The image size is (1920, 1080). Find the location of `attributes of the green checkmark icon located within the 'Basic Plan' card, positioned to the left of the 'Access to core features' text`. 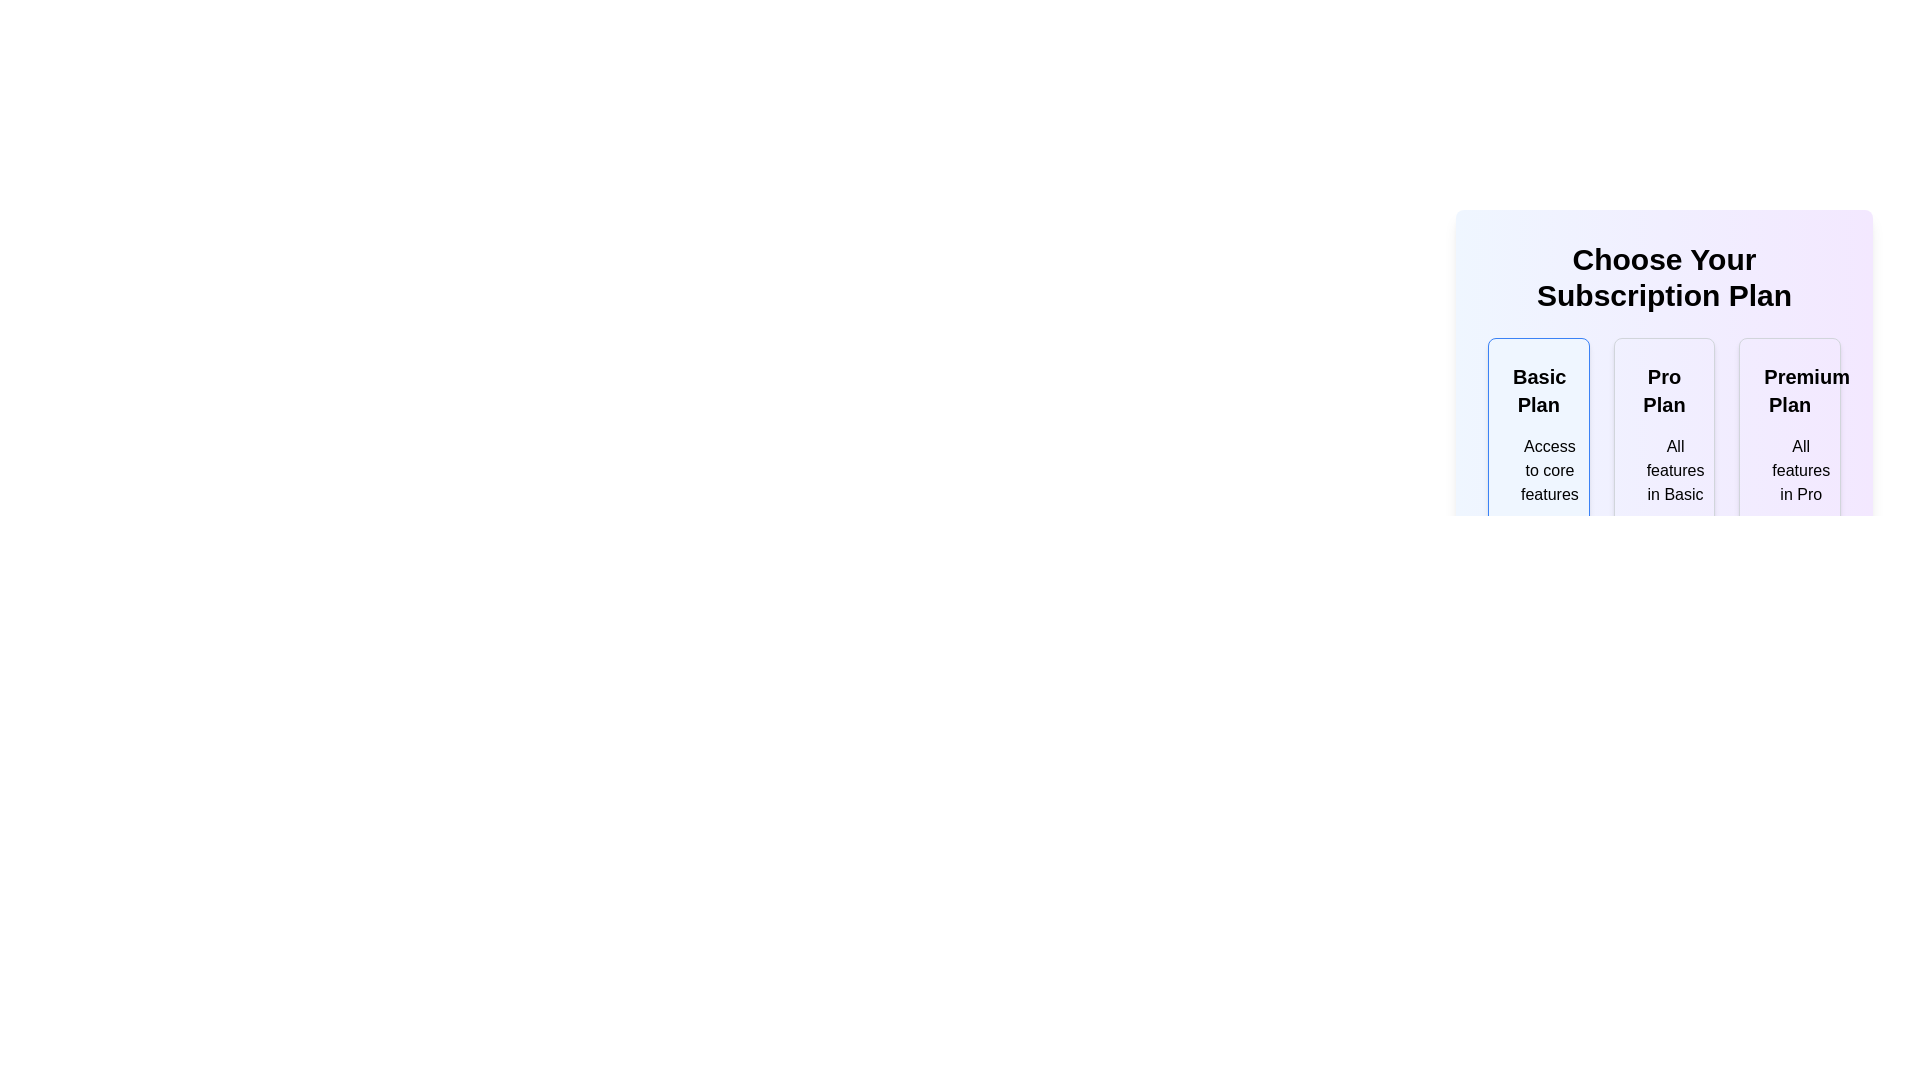

attributes of the green checkmark icon located within the 'Basic Plan' card, positioned to the left of the 'Access to core features' text is located at coordinates (1524, 472).